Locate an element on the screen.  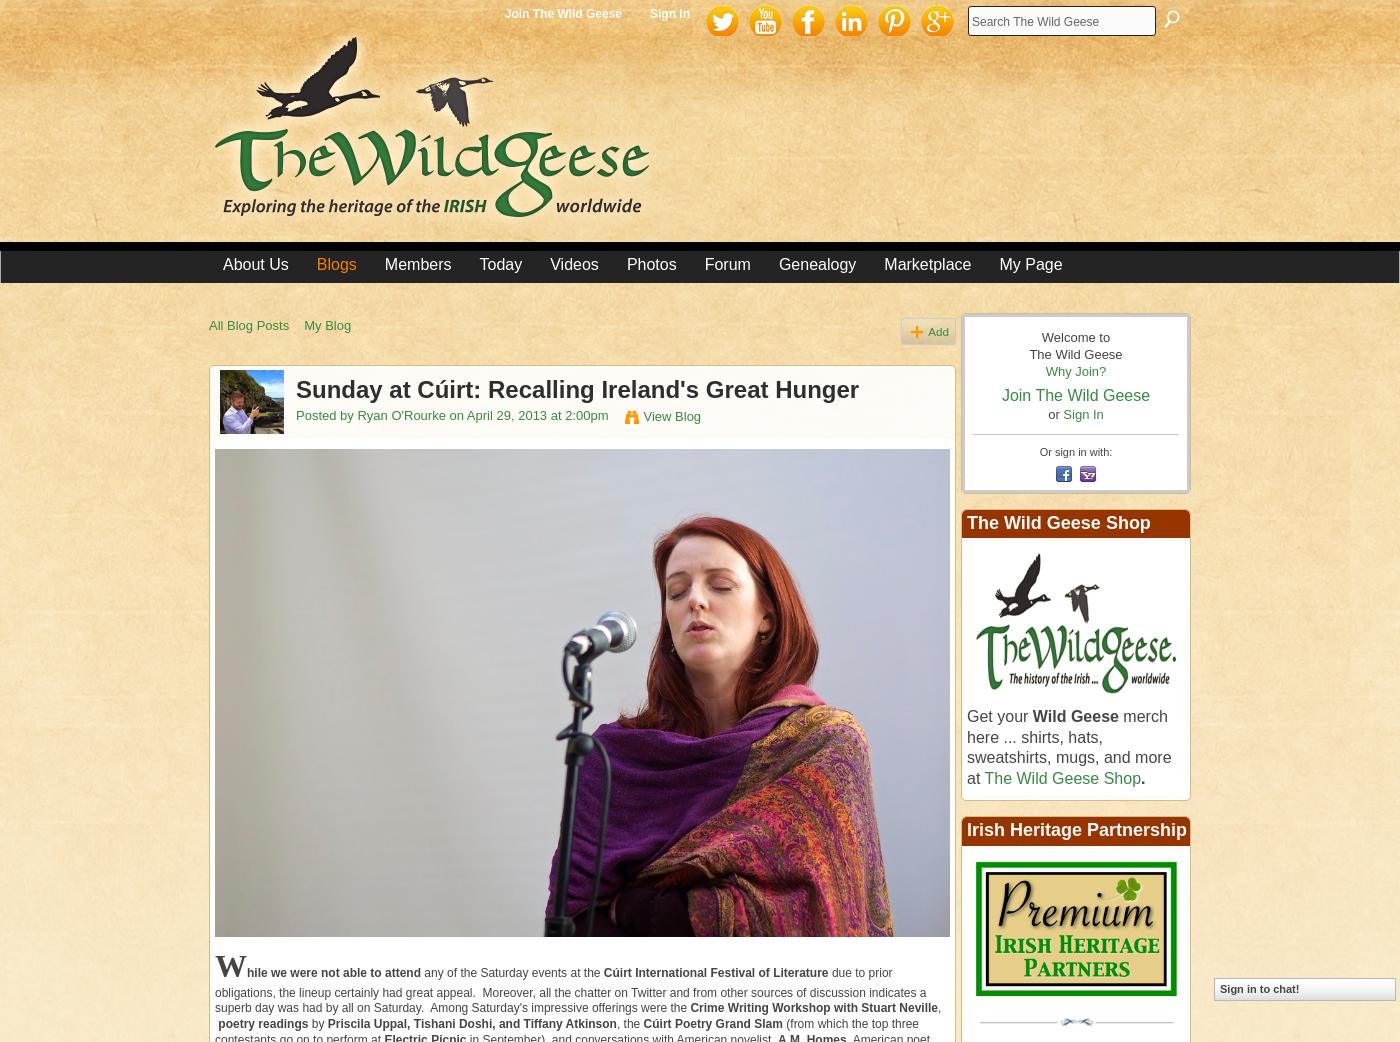
'due to prior obligations, the lineup certainly had great appeal.  Moreover, all the chatter on Twitter and from other sources of discussion indicates a superb day was had by all on Saturday.  Among Saturday's impressive offerings were the' is located at coordinates (570, 990).